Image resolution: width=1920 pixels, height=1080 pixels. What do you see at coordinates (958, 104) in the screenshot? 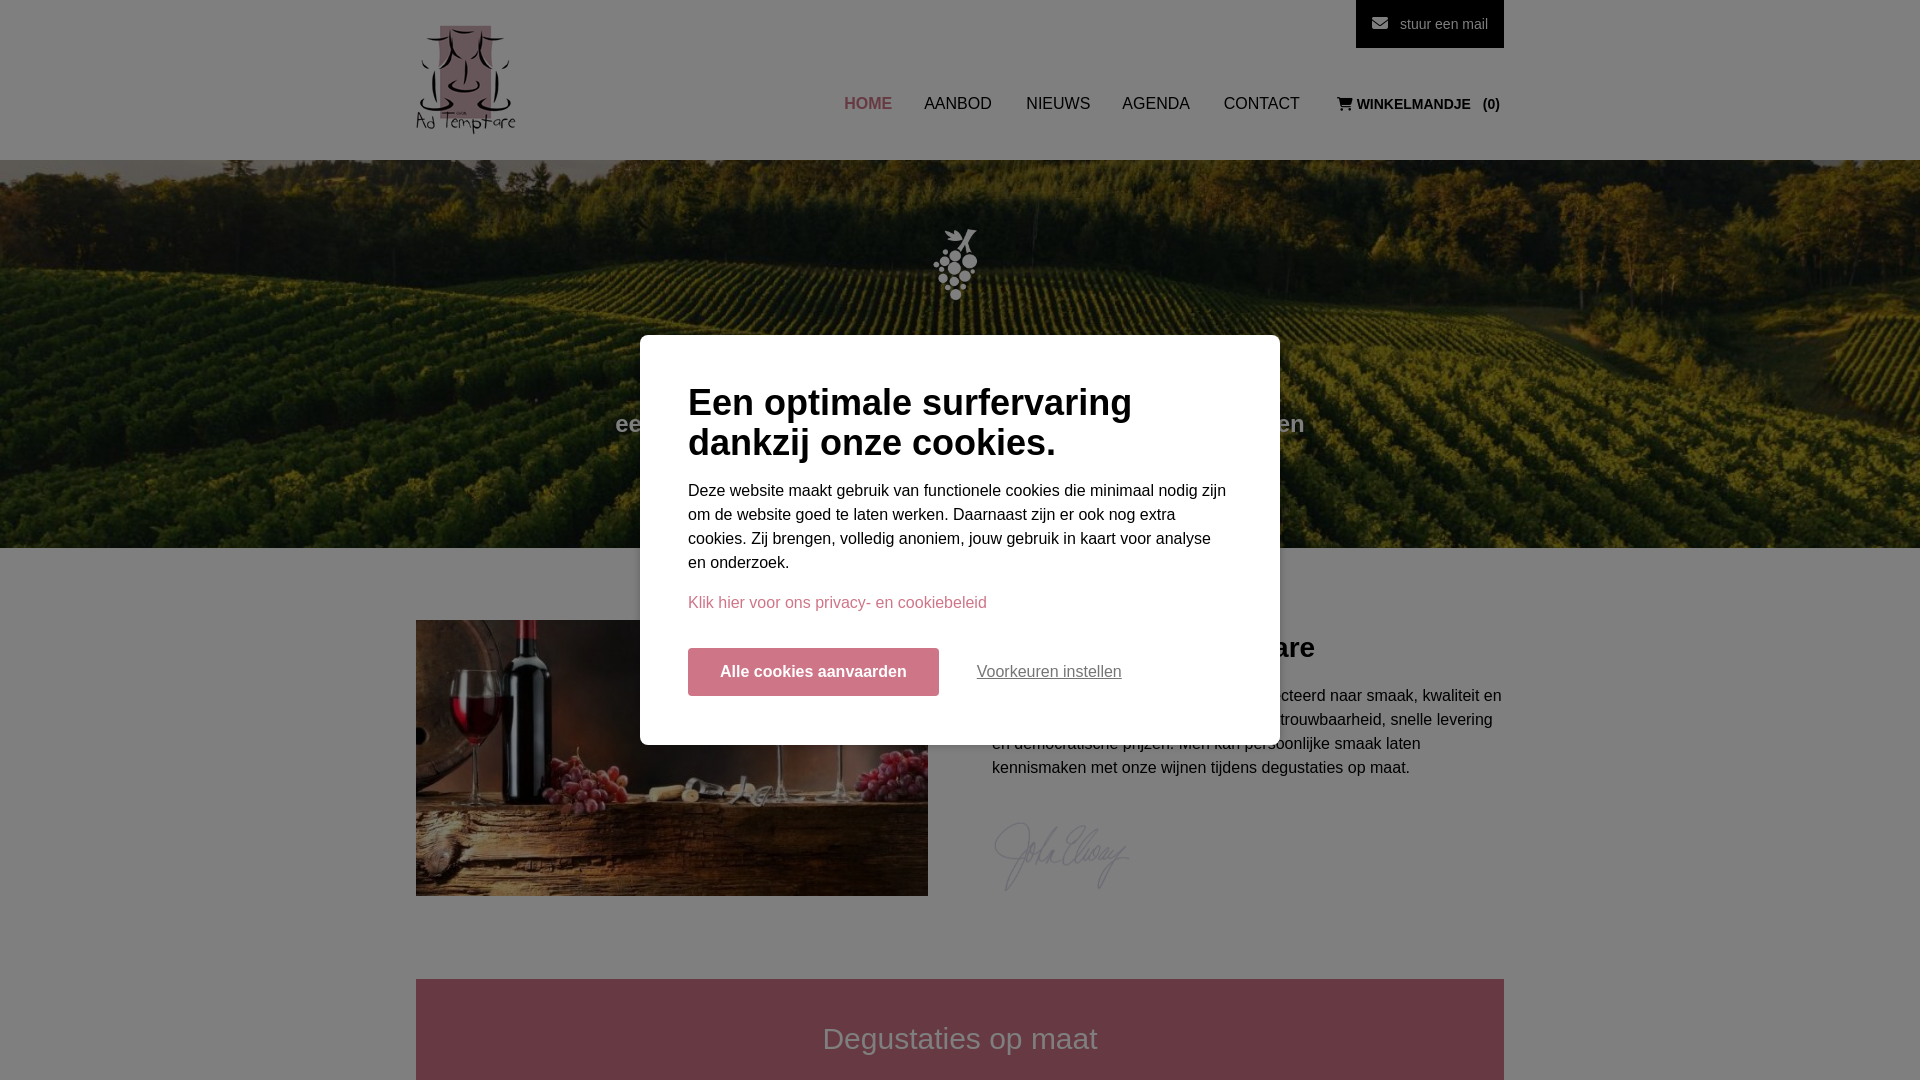
I see `'AANBOD'` at bounding box center [958, 104].